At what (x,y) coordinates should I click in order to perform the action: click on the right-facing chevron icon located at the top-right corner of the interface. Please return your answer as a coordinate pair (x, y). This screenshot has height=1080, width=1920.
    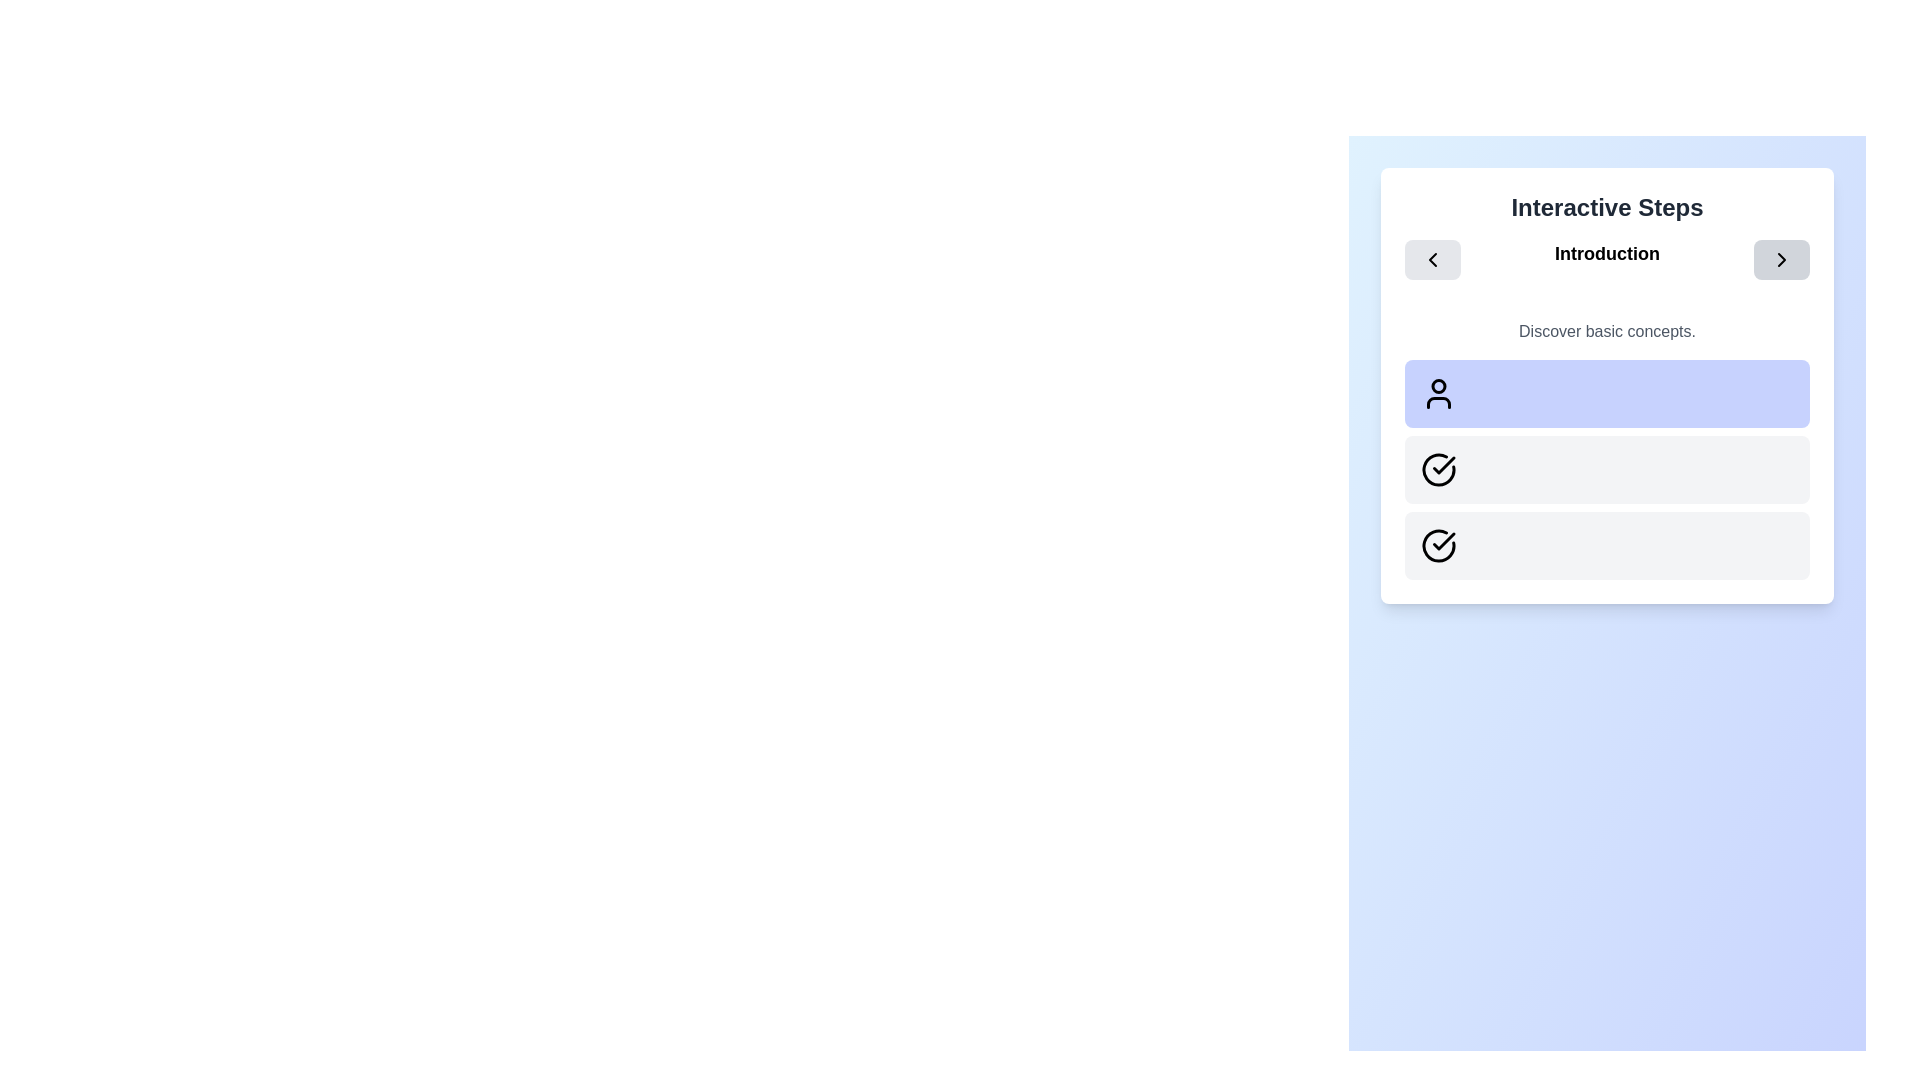
    Looking at the image, I should click on (1781, 258).